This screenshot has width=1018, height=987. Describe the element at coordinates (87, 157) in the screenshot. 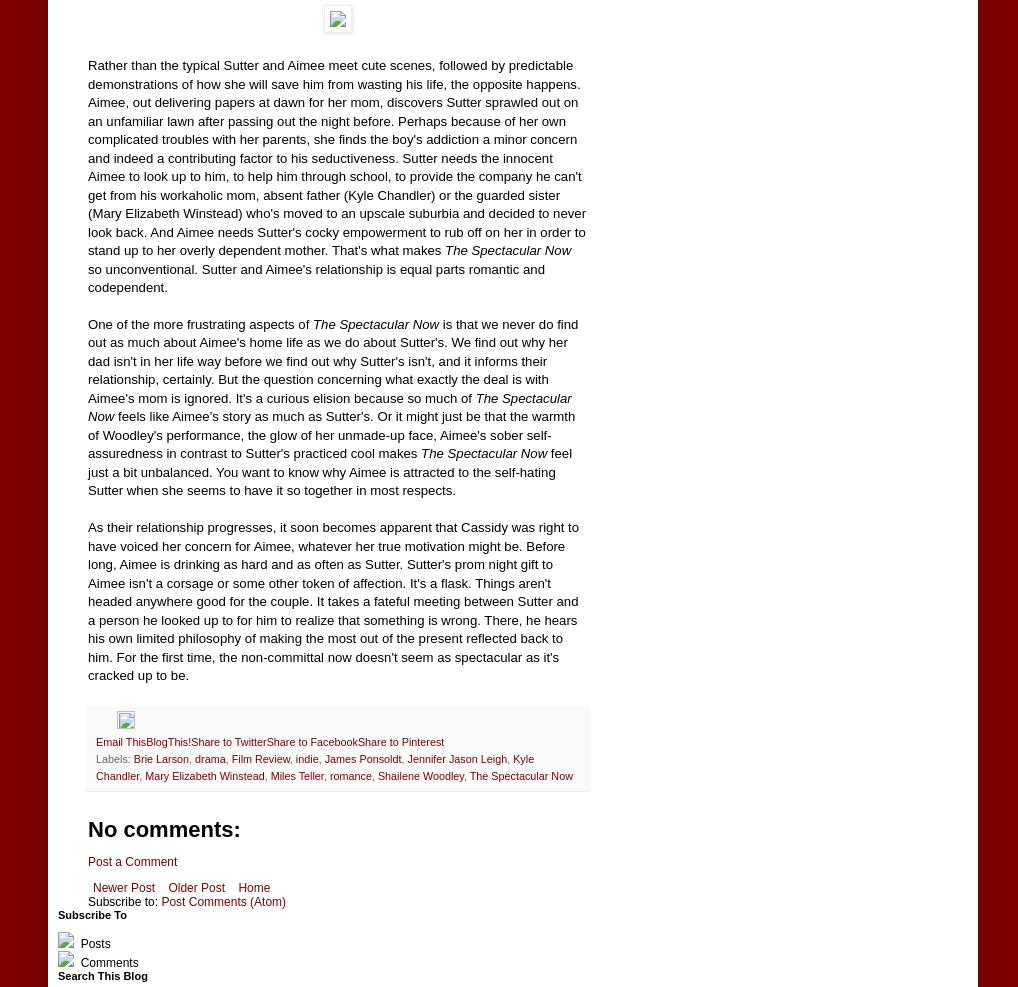

I see `'Rather than the typical Sutter and Aimee meet cute scenes, followed by predictable demonstrations of how she will save him from wasting his life, the opposite happens. Aimee, out delivering papers at dawn for her mom, discovers Sutter sprawled out on an unfamiliar lawn after passing out the night before. Perhaps because of her own complicated troubles with her parents, she finds the boy's addiction a minor concern and indeed a contributing factor to his seductiveness. Sutter needs the innocent Aimee to look up to him, to help him through school, to provide the company he can't get from his workaholic mom, absent father (Kyle Chandler) or the guarded sister (Mary Elizabeth Winstead) who's moved to an upscale suburbia and decided to never look back. And Aimee needs Sutter's cocky empowerment to rub off on her in order to stand up to her overly dependent mother. That's what makes'` at that location.